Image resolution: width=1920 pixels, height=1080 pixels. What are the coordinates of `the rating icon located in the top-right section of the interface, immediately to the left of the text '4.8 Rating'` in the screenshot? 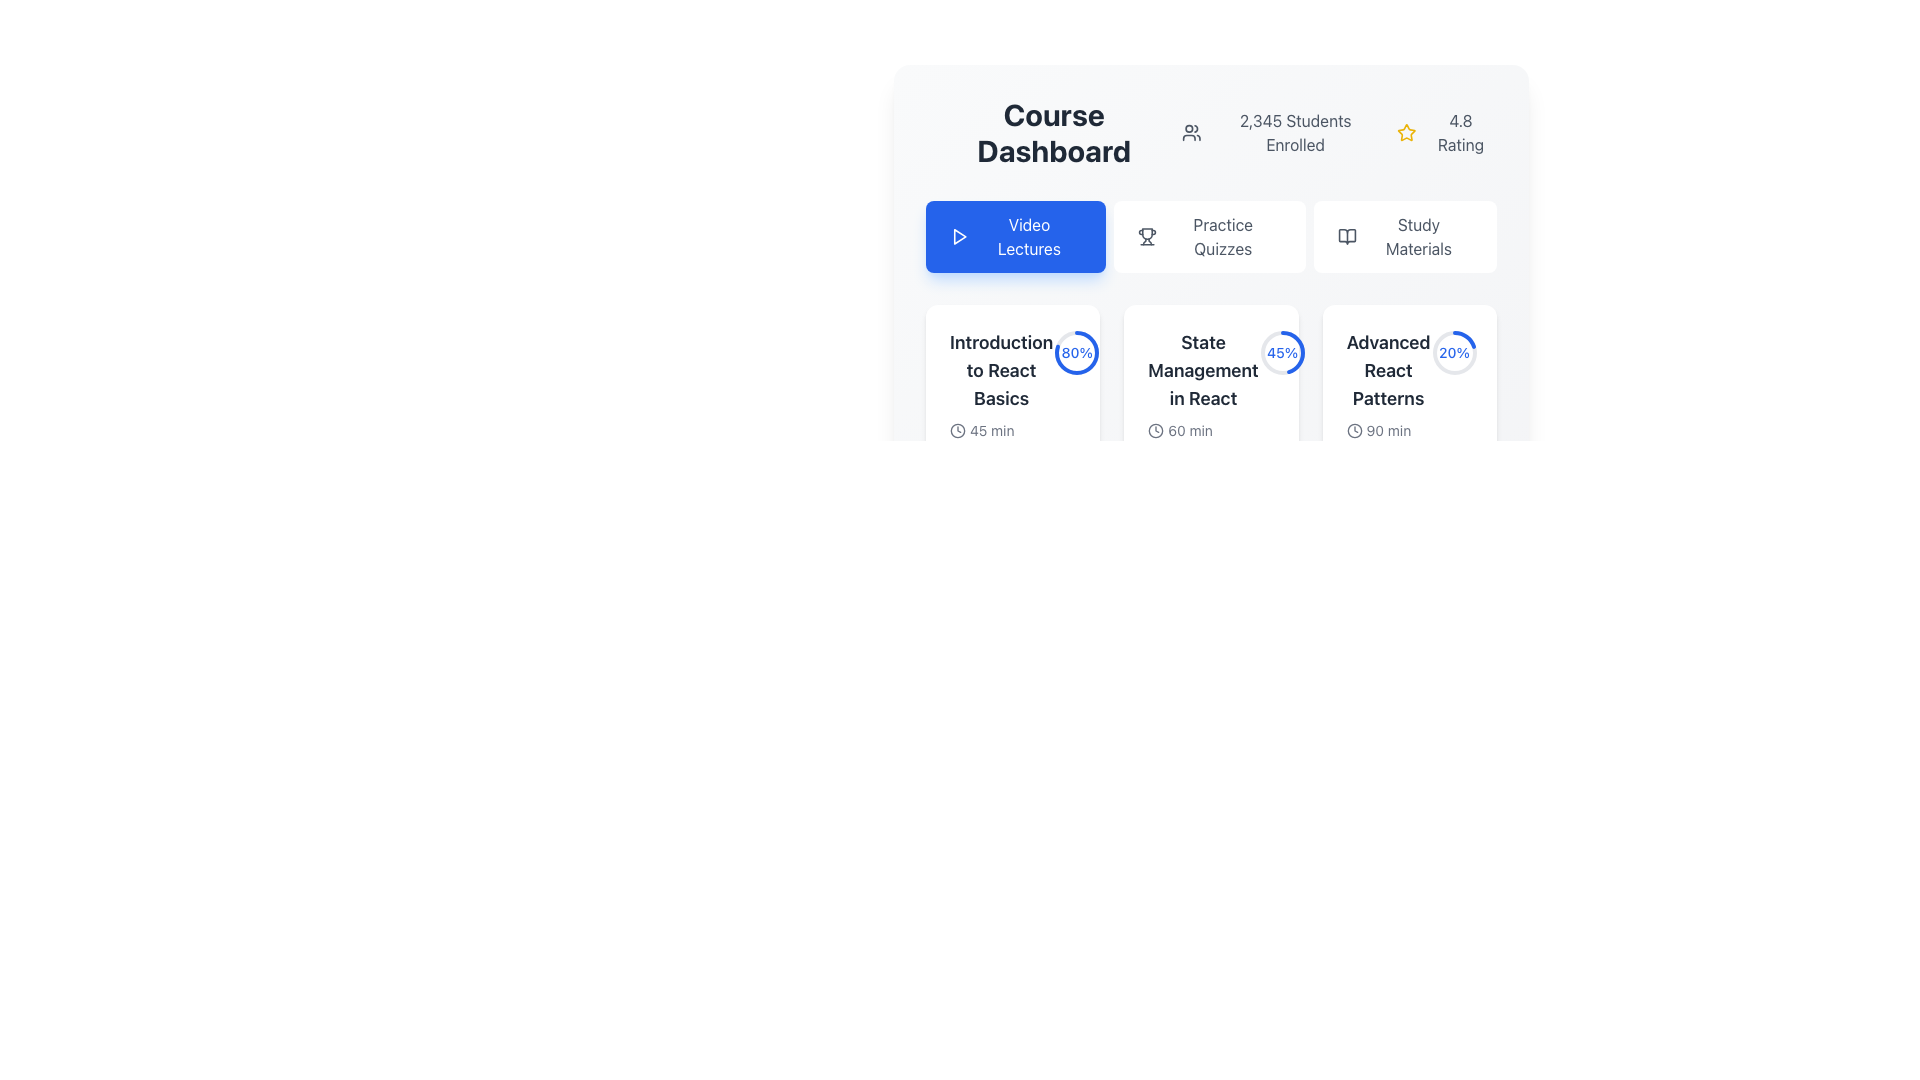 It's located at (1405, 132).